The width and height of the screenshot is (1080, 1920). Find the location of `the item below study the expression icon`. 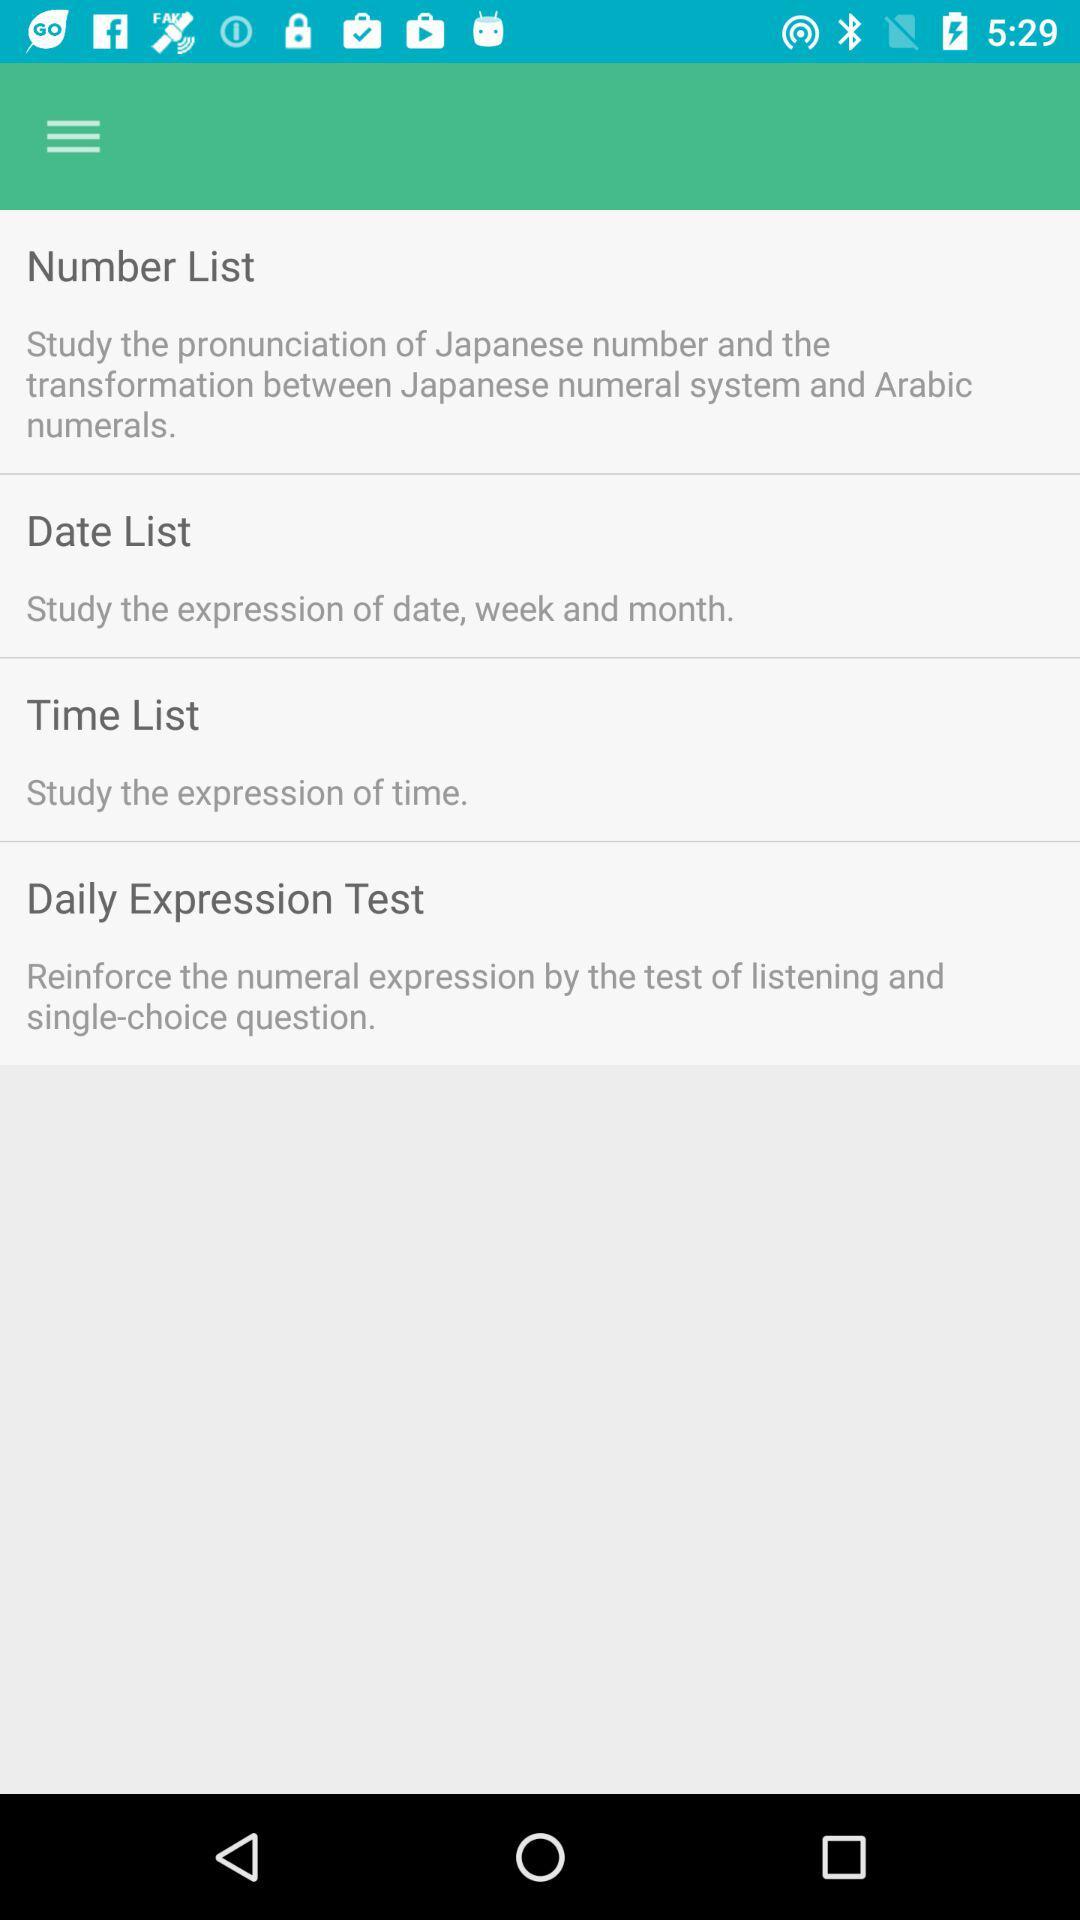

the item below study the expression icon is located at coordinates (112, 713).